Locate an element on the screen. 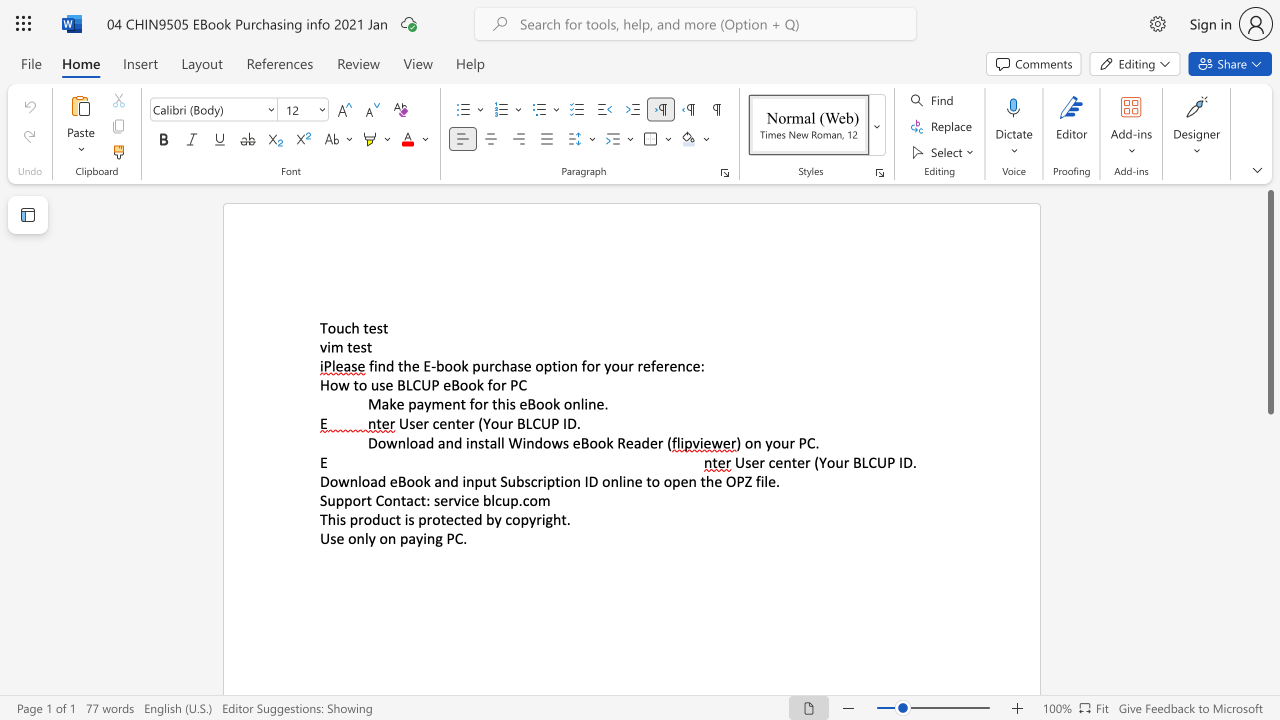 The image size is (1280, 720). the space between the continuous character "e" and "B" in the text is located at coordinates (579, 442).